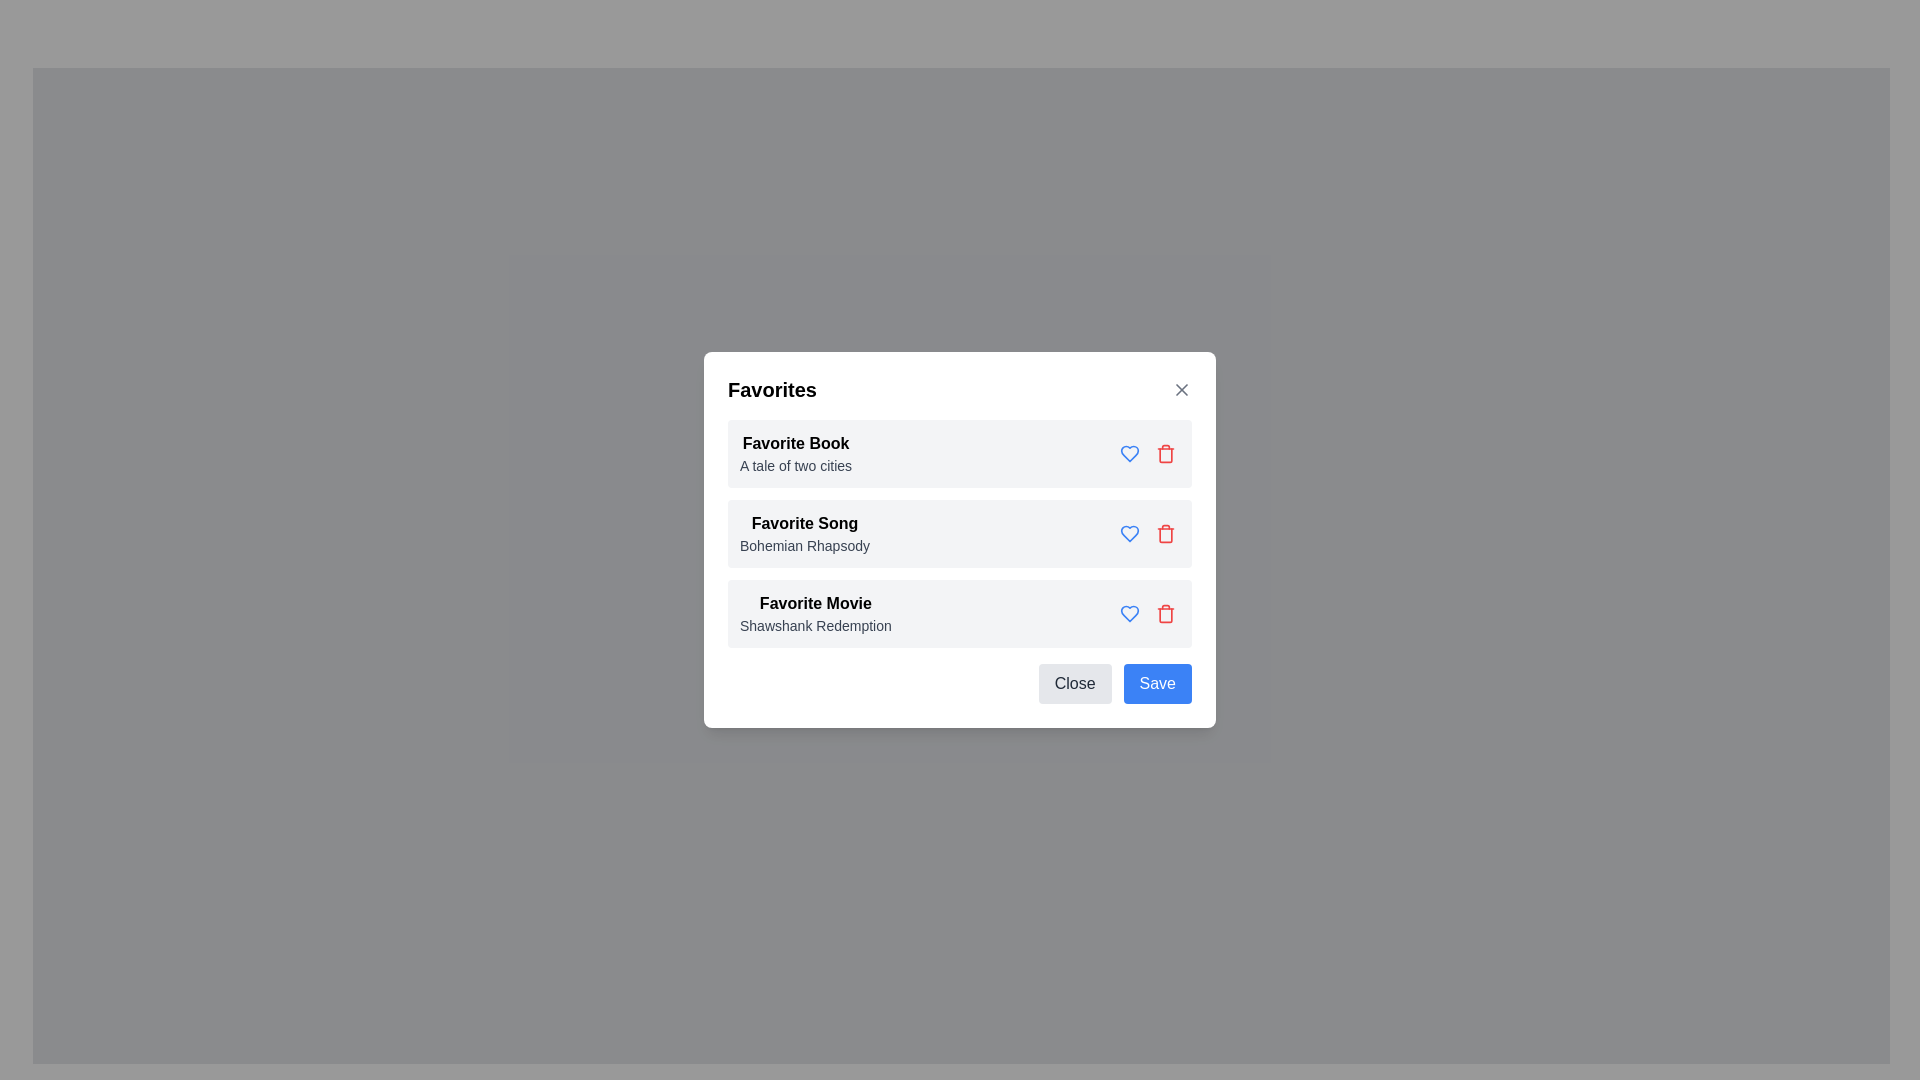 This screenshot has width=1920, height=1080. What do you see at coordinates (1147, 612) in the screenshot?
I see `the blue heart icon located at the right end of the 'Favorite Movie - Shawshank Redemption' row in the modal` at bounding box center [1147, 612].